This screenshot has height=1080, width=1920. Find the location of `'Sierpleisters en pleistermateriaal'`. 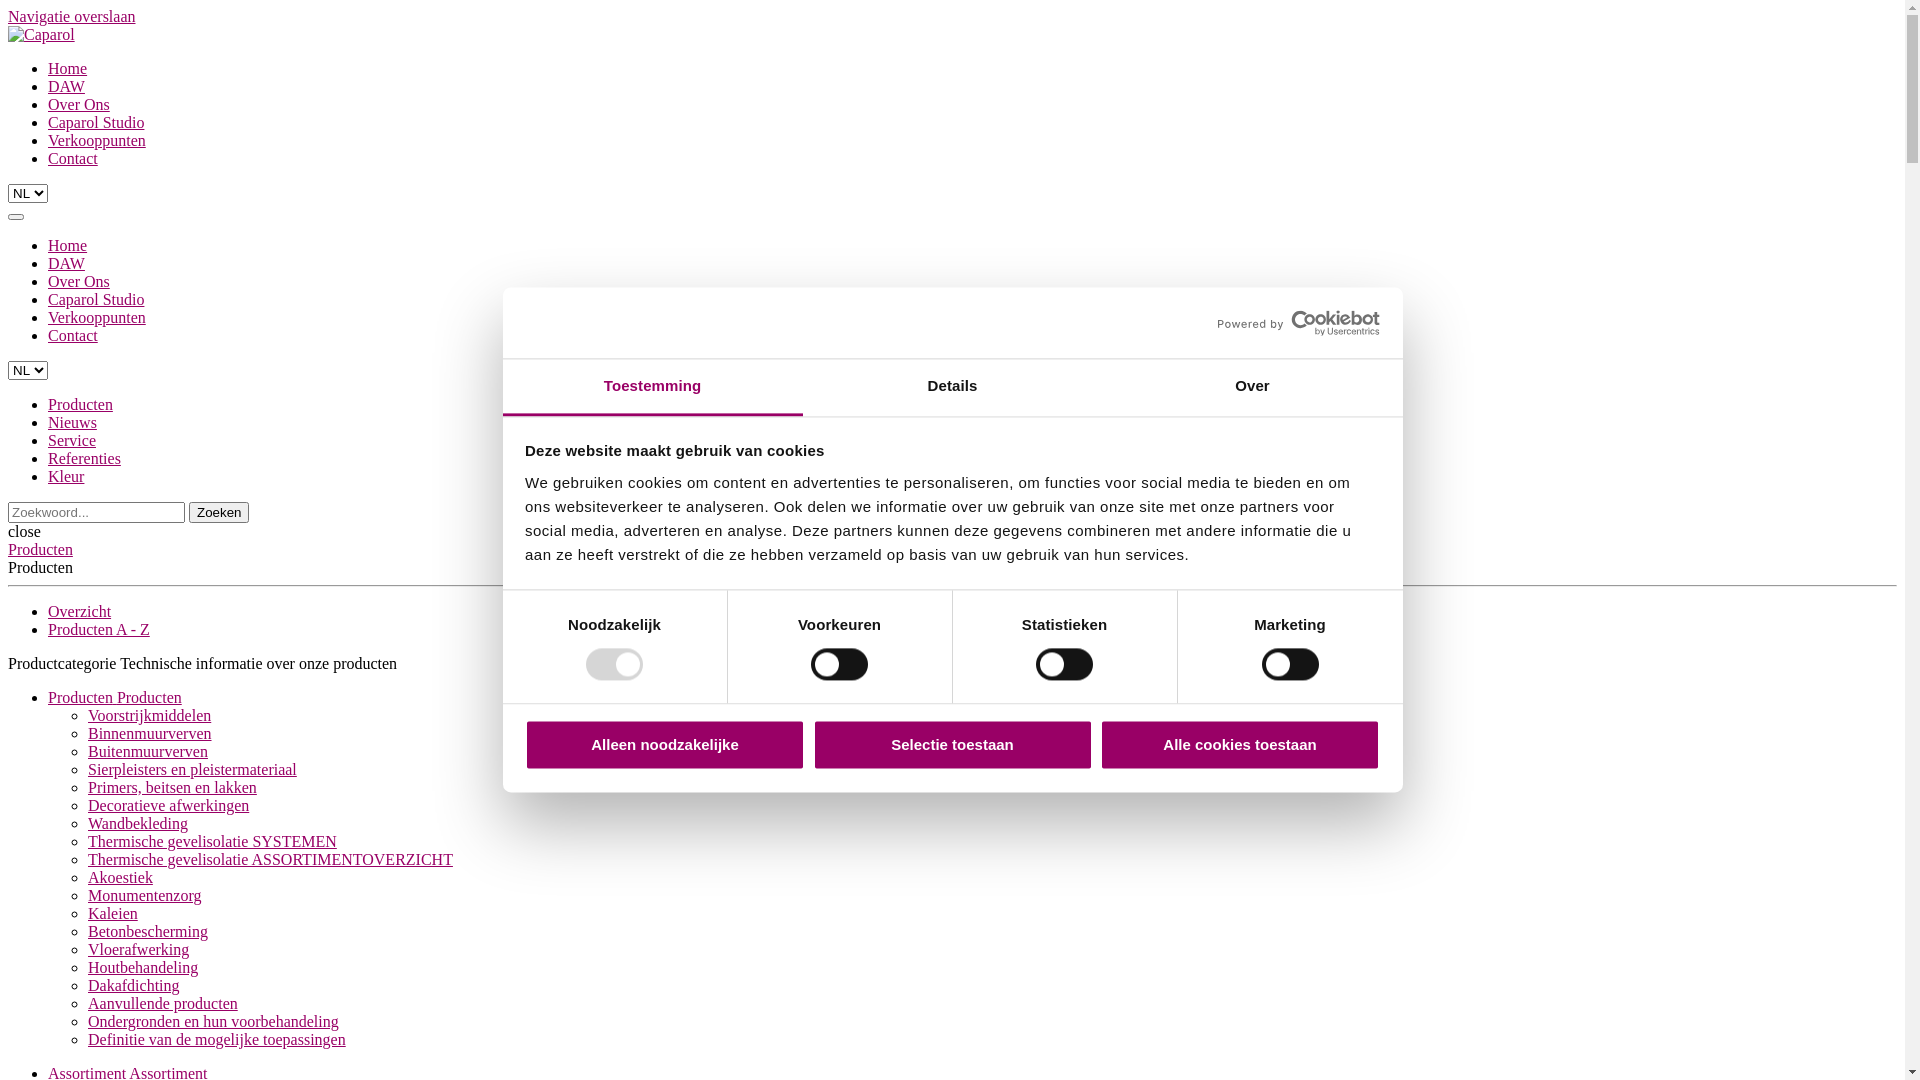

'Sierpleisters en pleistermateriaal' is located at coordinates (192, 768).